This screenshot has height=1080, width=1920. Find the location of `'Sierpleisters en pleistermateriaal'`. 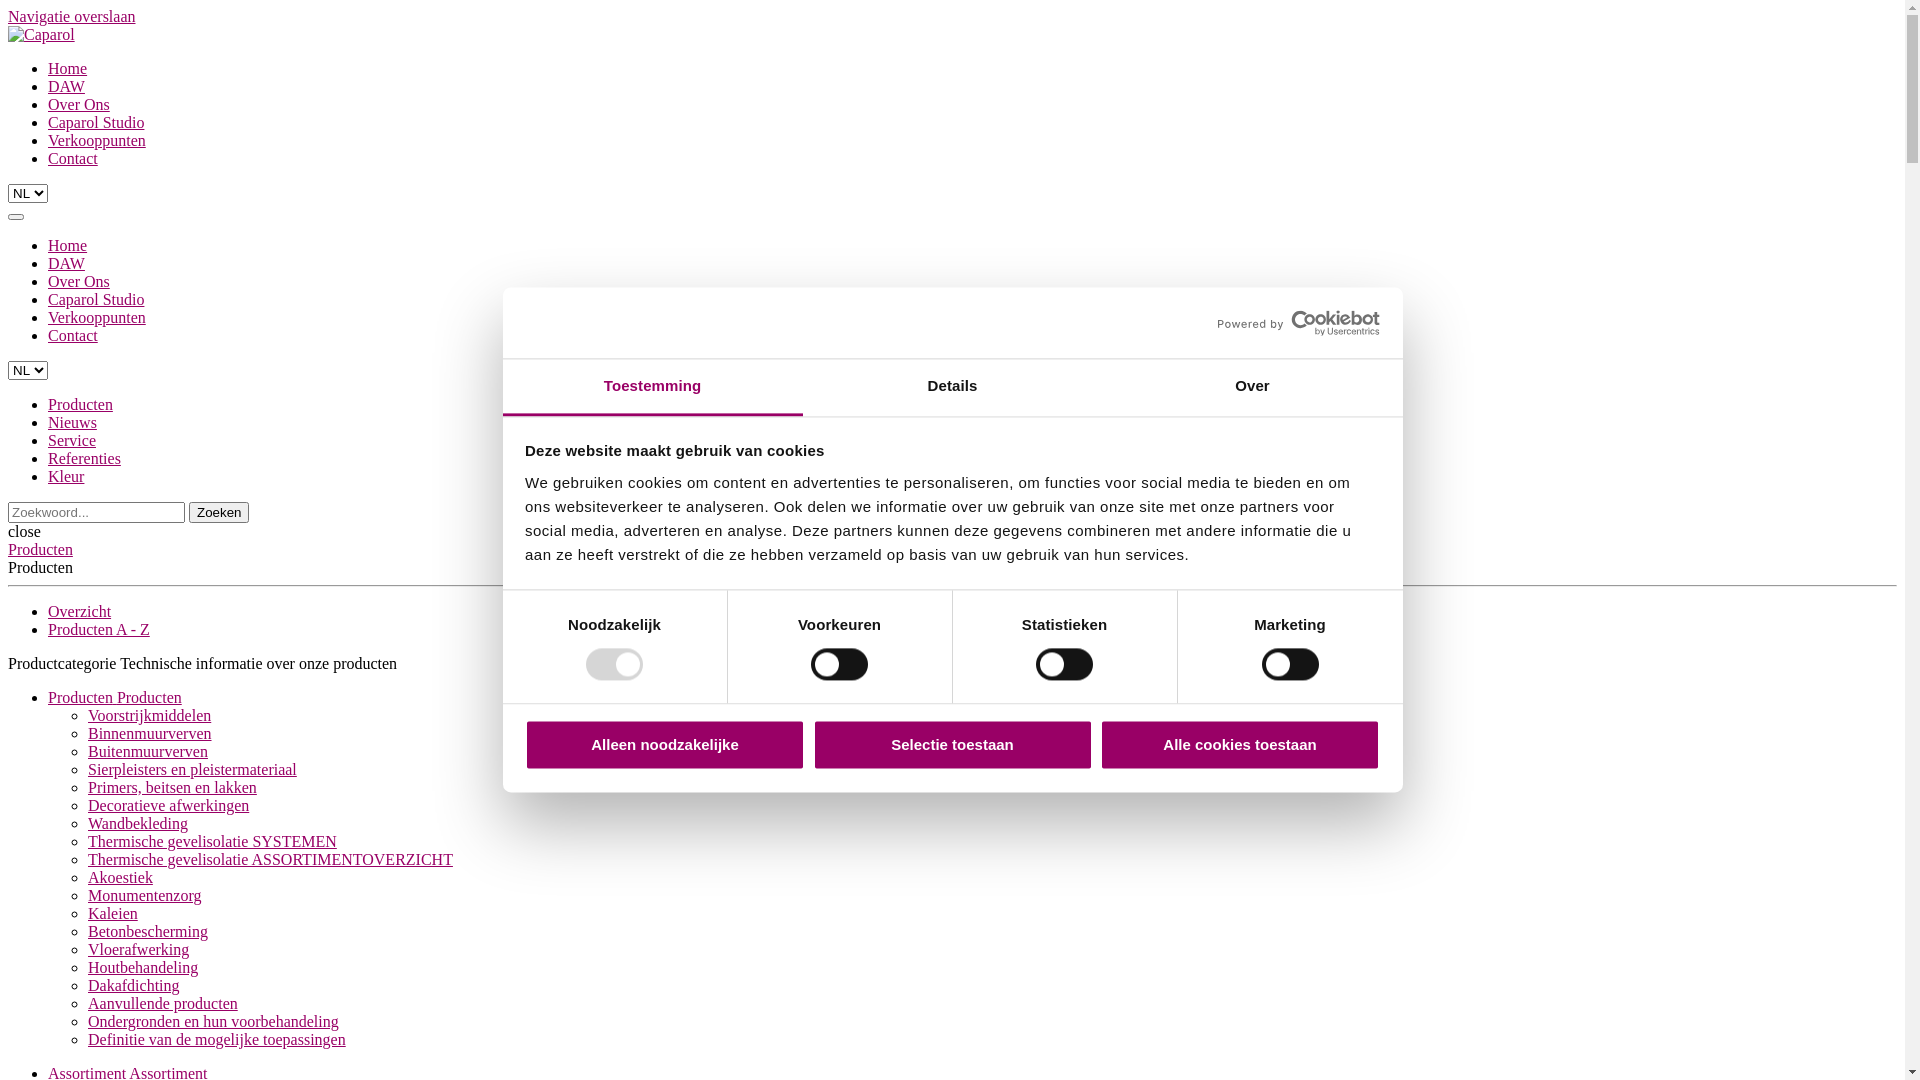

'Sierpleisters en pleistermateriaal' is located at coordinates (192, 768).